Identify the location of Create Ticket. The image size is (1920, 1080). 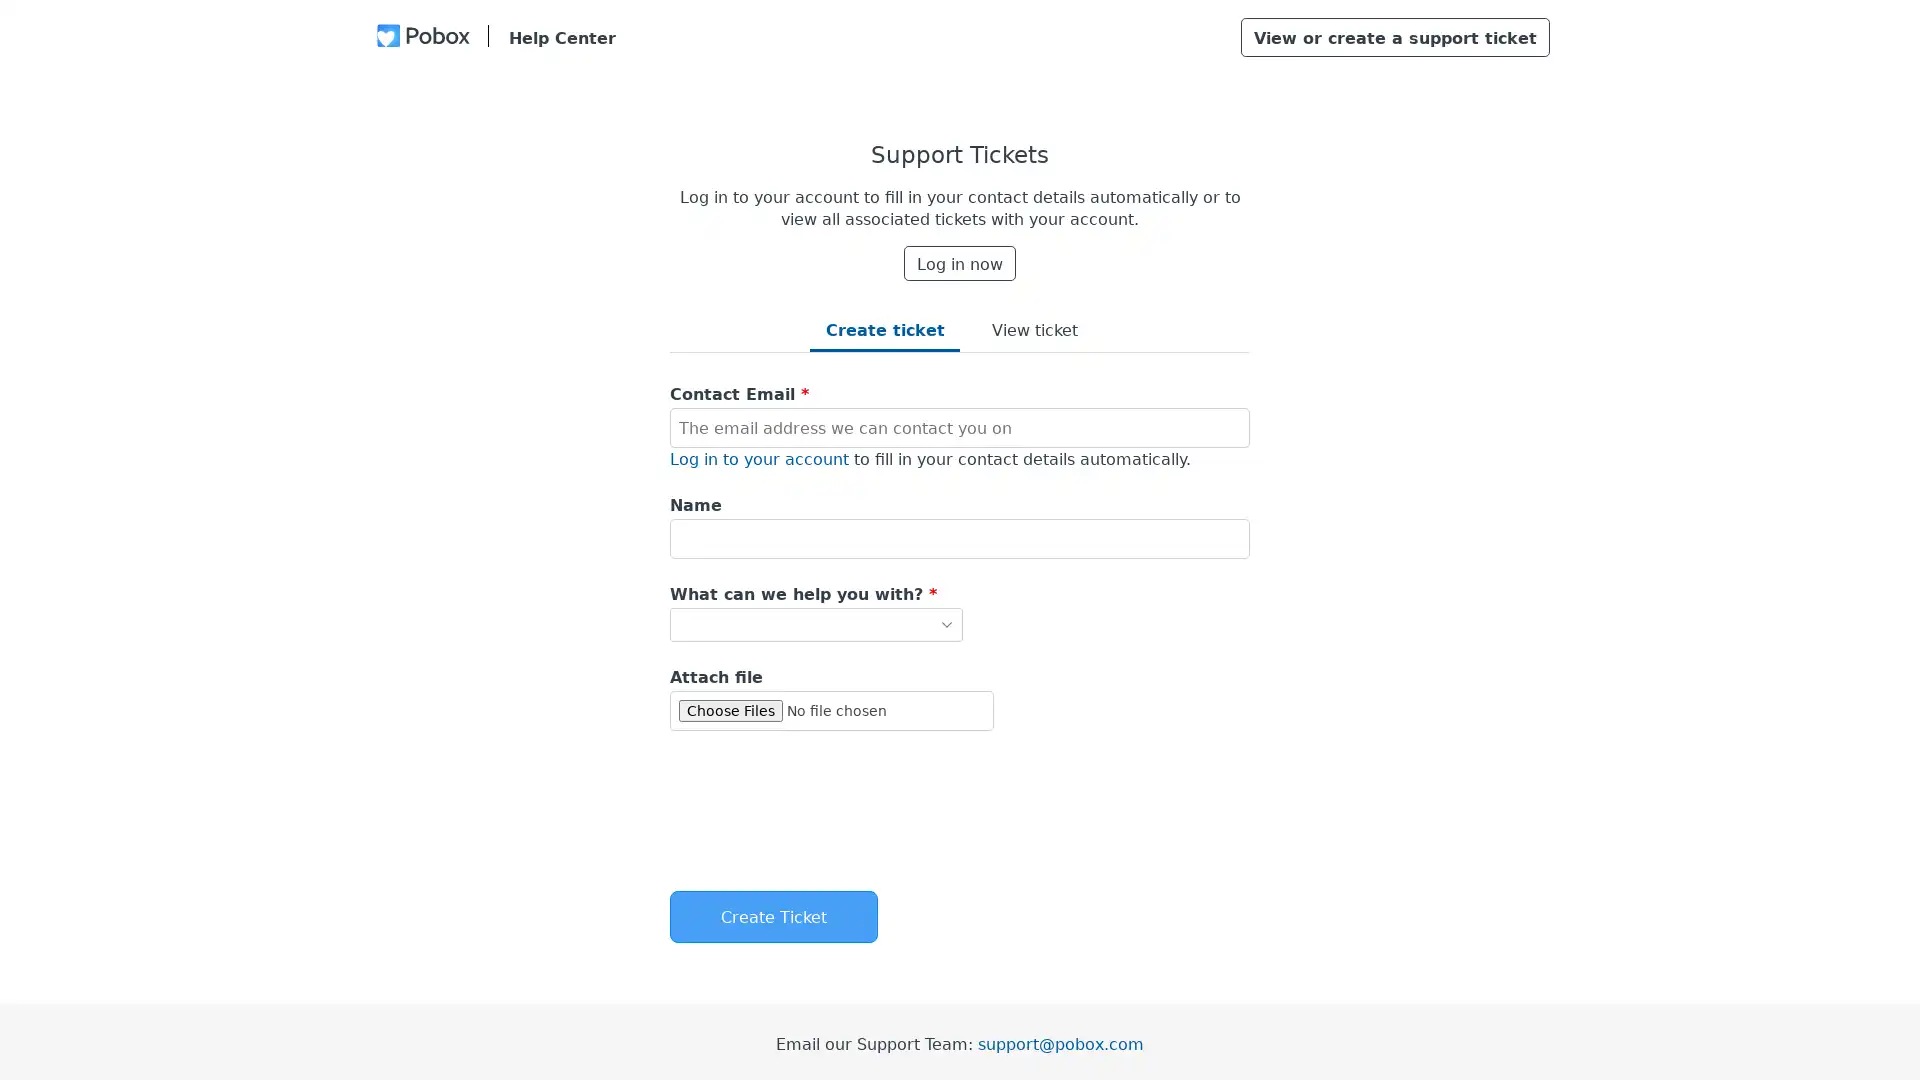
(772, 917).